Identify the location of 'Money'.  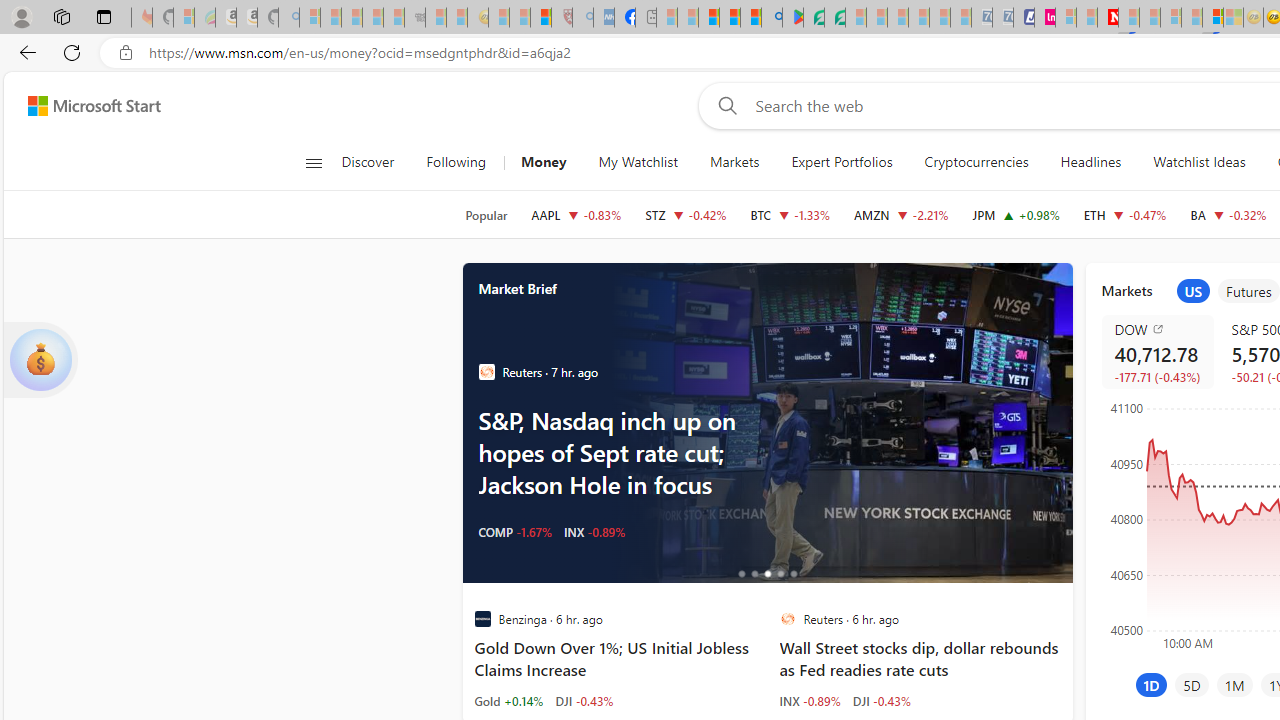
(543, 162).